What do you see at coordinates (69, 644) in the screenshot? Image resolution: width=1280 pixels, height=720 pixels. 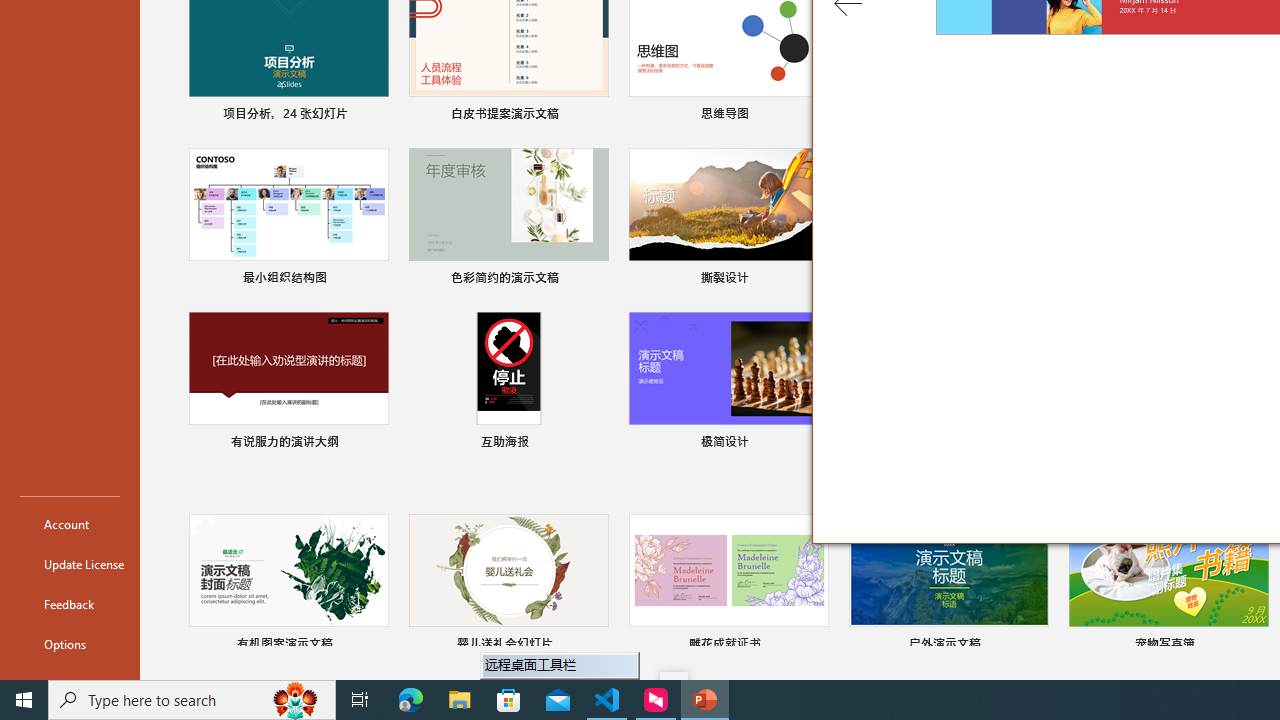 I see `'Options'` at bounding box center [69, 644].